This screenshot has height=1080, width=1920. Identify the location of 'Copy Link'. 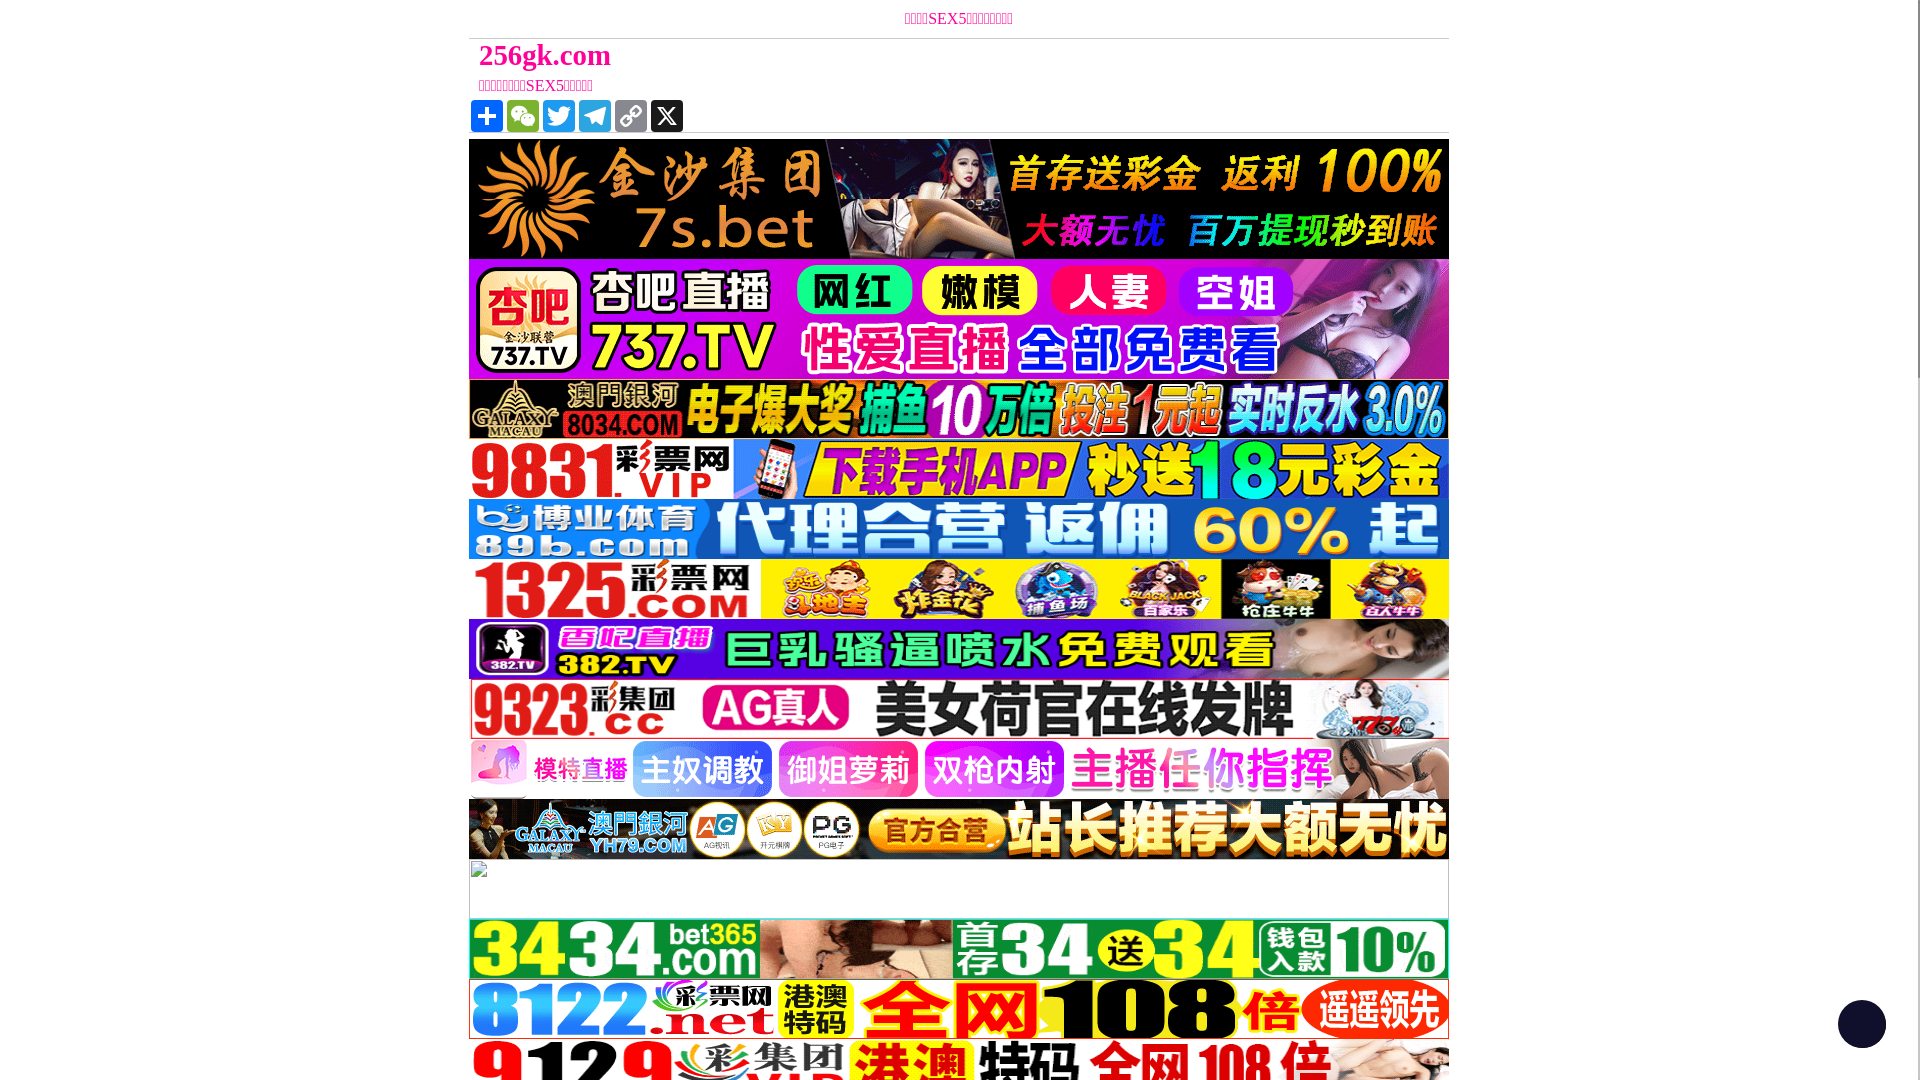
(629, 115).